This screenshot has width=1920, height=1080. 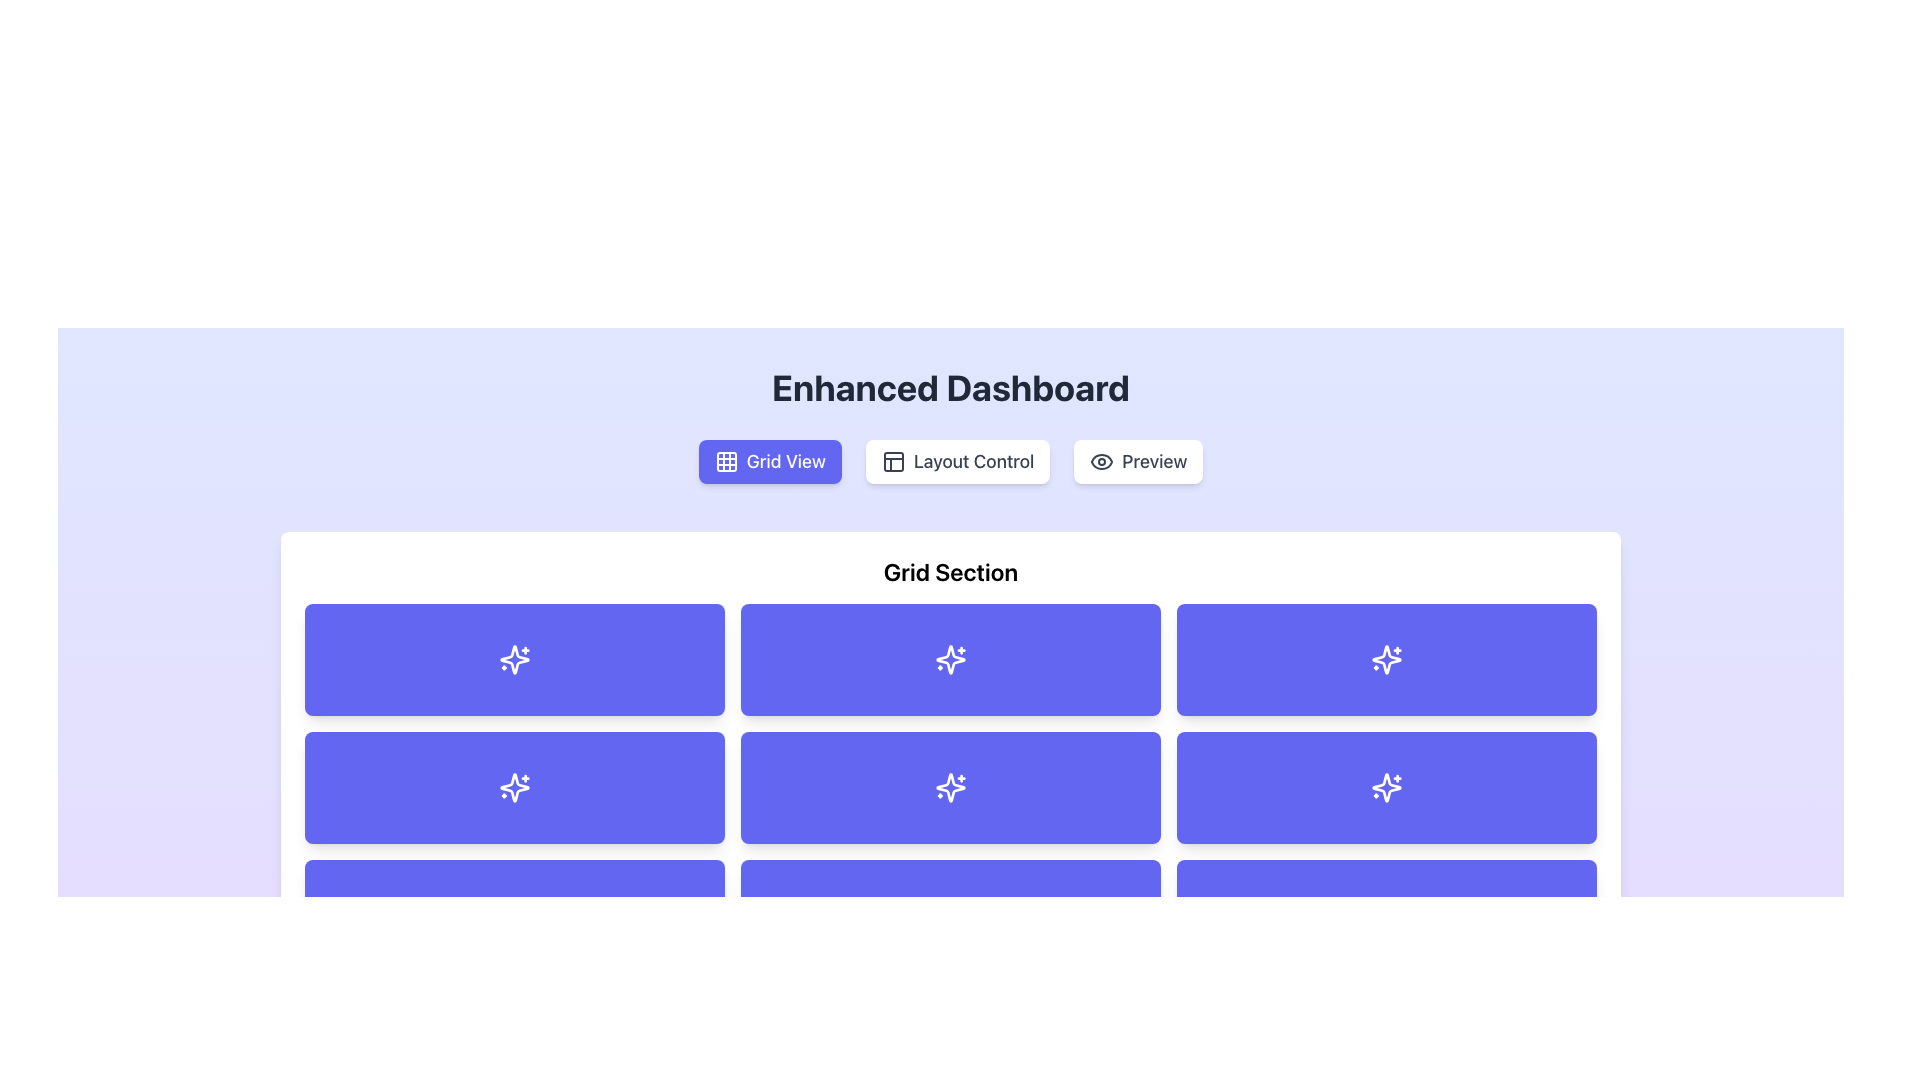 I want to click on the button located in the top left corner of the three-column grid layout below the header section labeled 'Grid Section', so click(x=515, y=659).